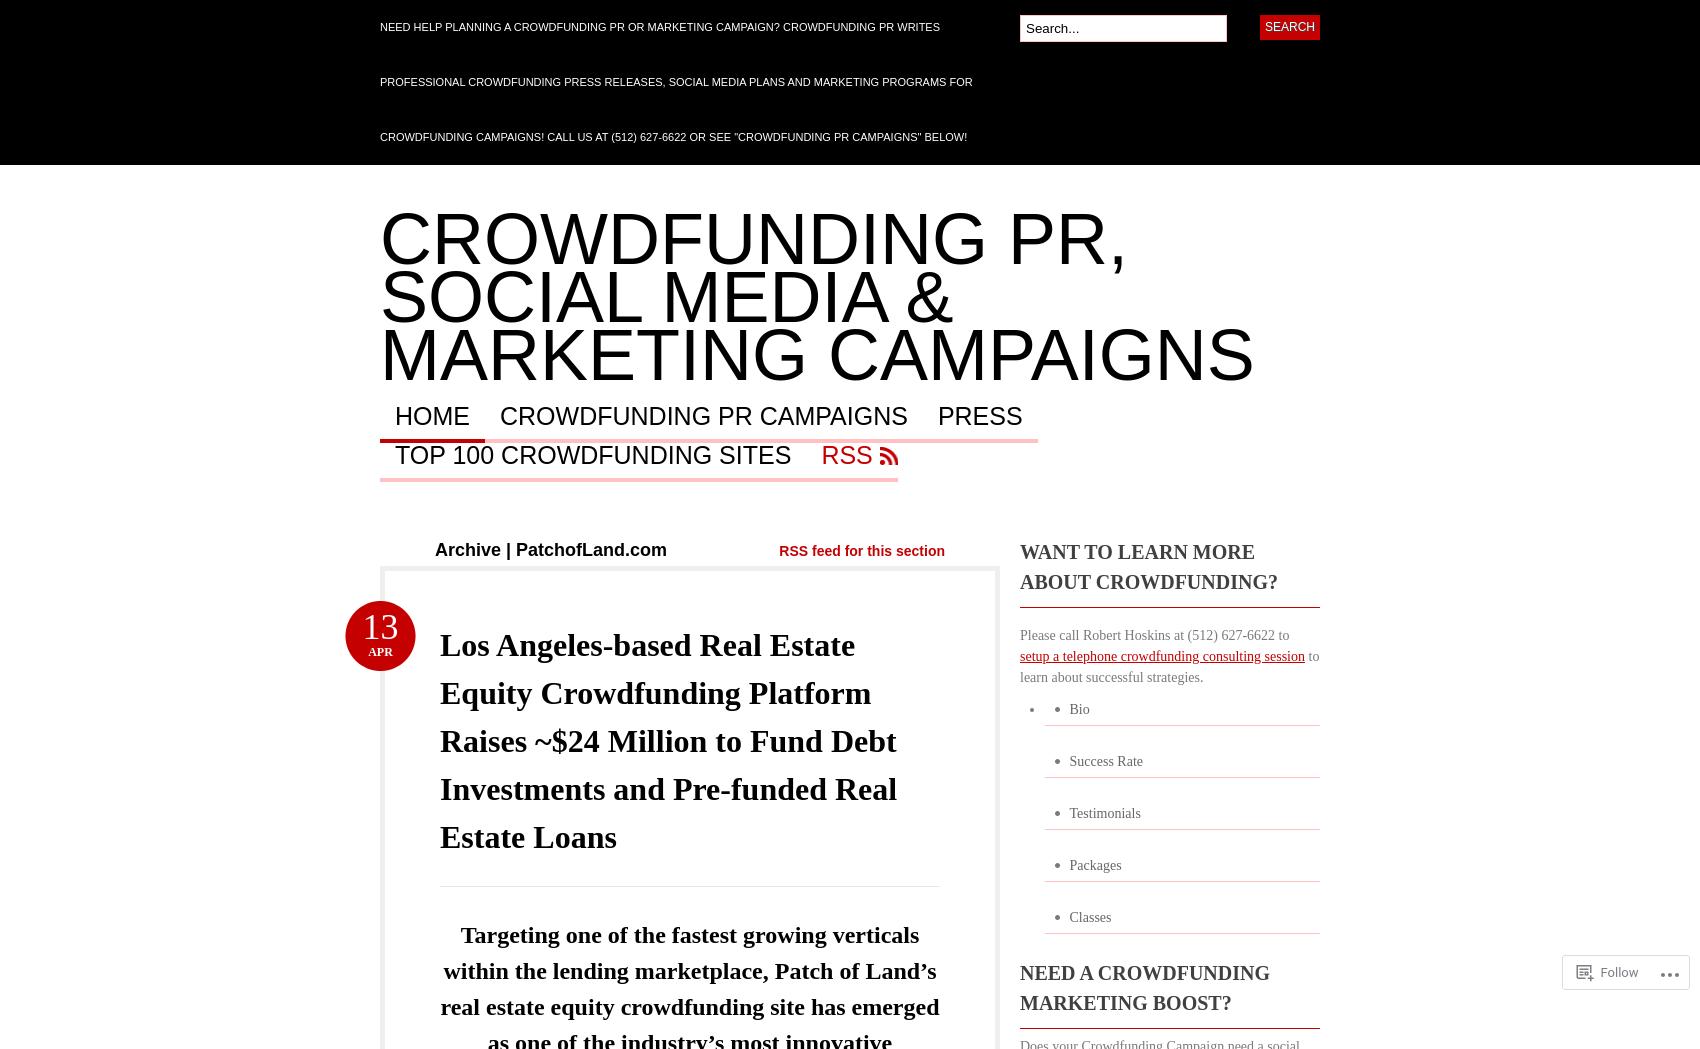  Describe the element at coordinates (1104, 812) in the screenshot. I see `'Testimonials'` at that location.